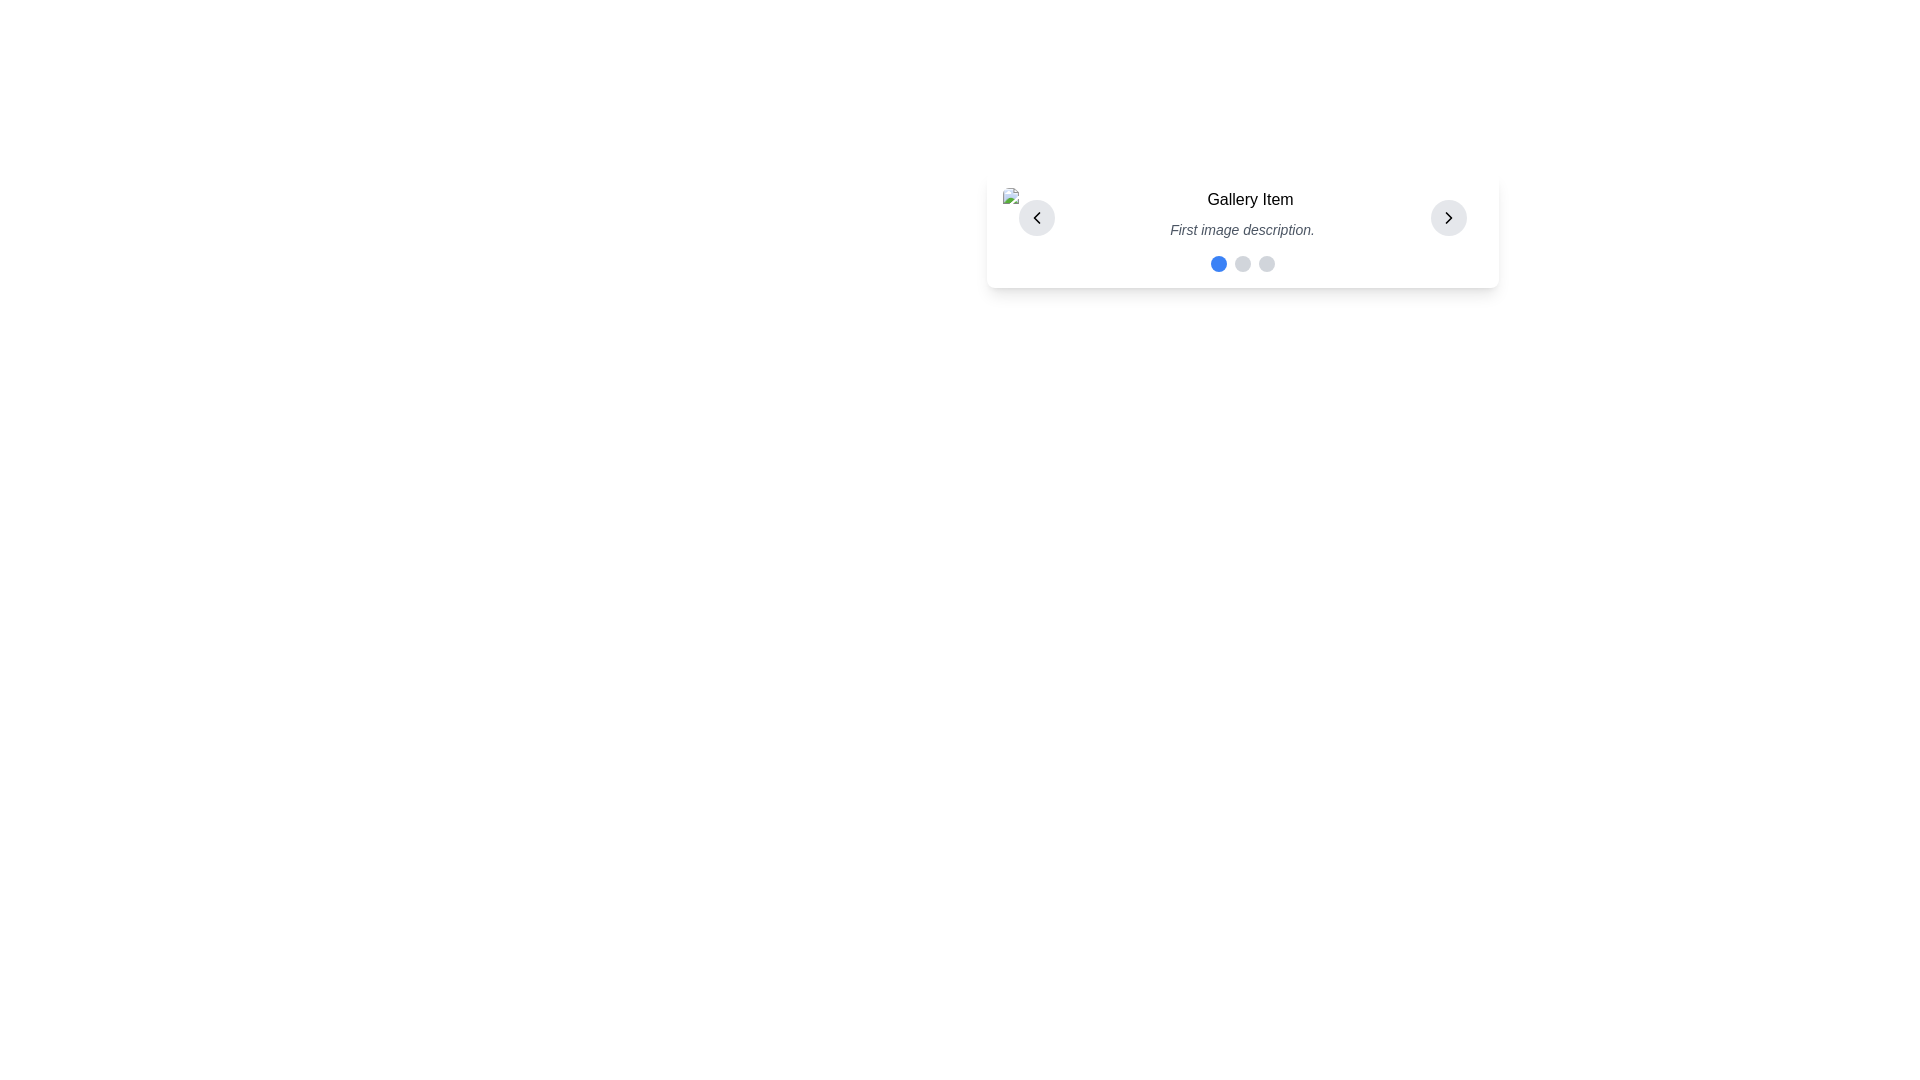 This screenshot has height=1080, width=1920. Describe the element at coordinates (1241, 229) in the screenshot. I see `text content of the Text Display that shows 'First image description.' styled in italic font, positioned centrally below the 'Gallery Item' title text` at that location.